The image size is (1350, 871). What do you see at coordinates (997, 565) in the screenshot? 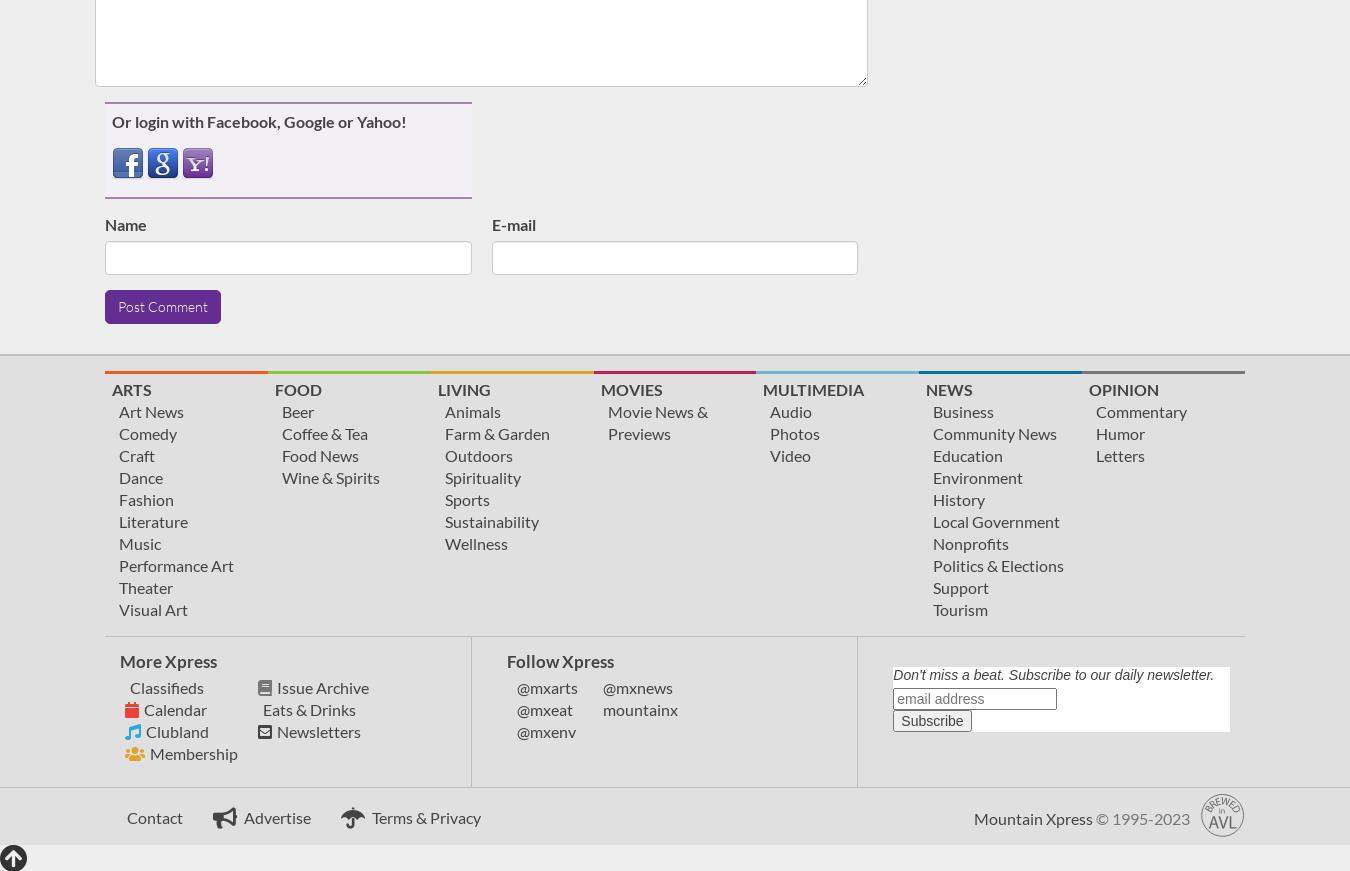
I see `'Politics & Elections'` at bounding box center [997, 565].